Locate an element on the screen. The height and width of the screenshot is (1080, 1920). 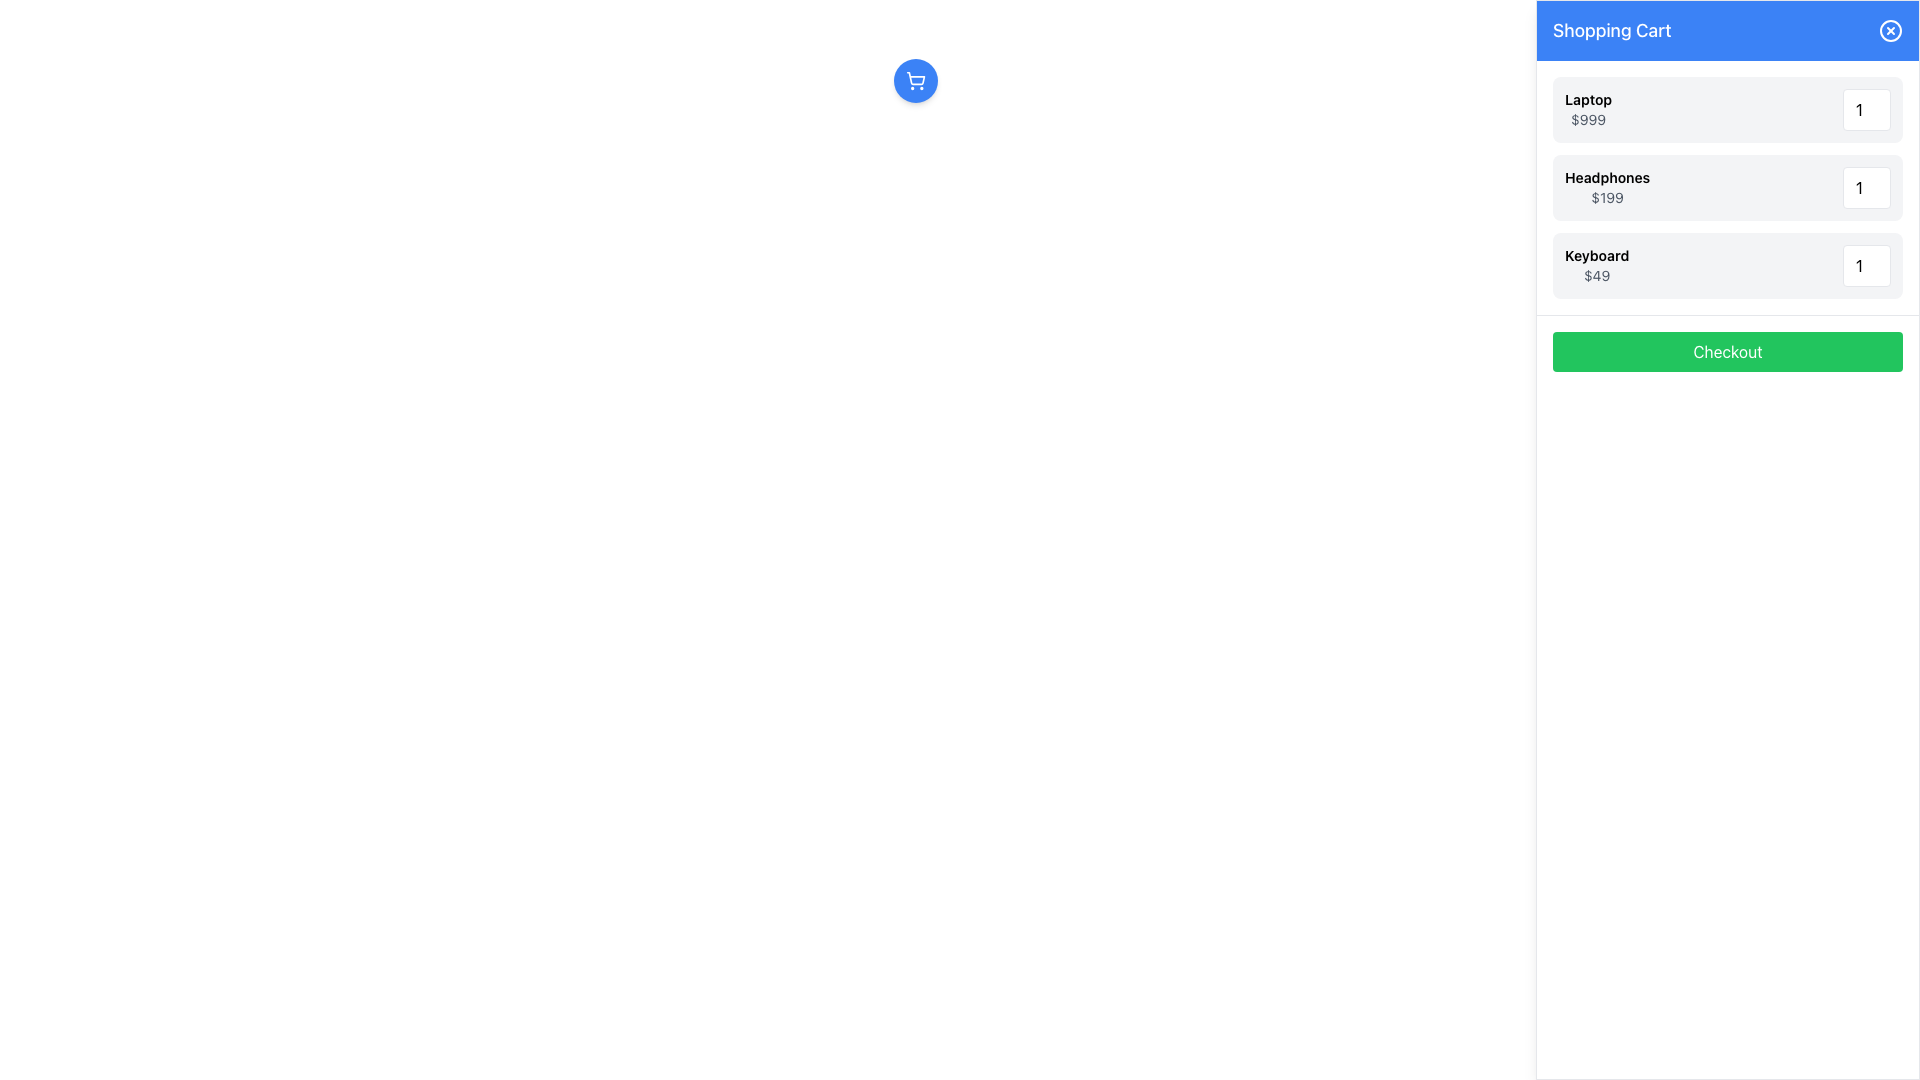
the decorative graphical icon (circle) located in the top-right corner of the Shopping Cart UI section is located at coordinates (1890, 30).